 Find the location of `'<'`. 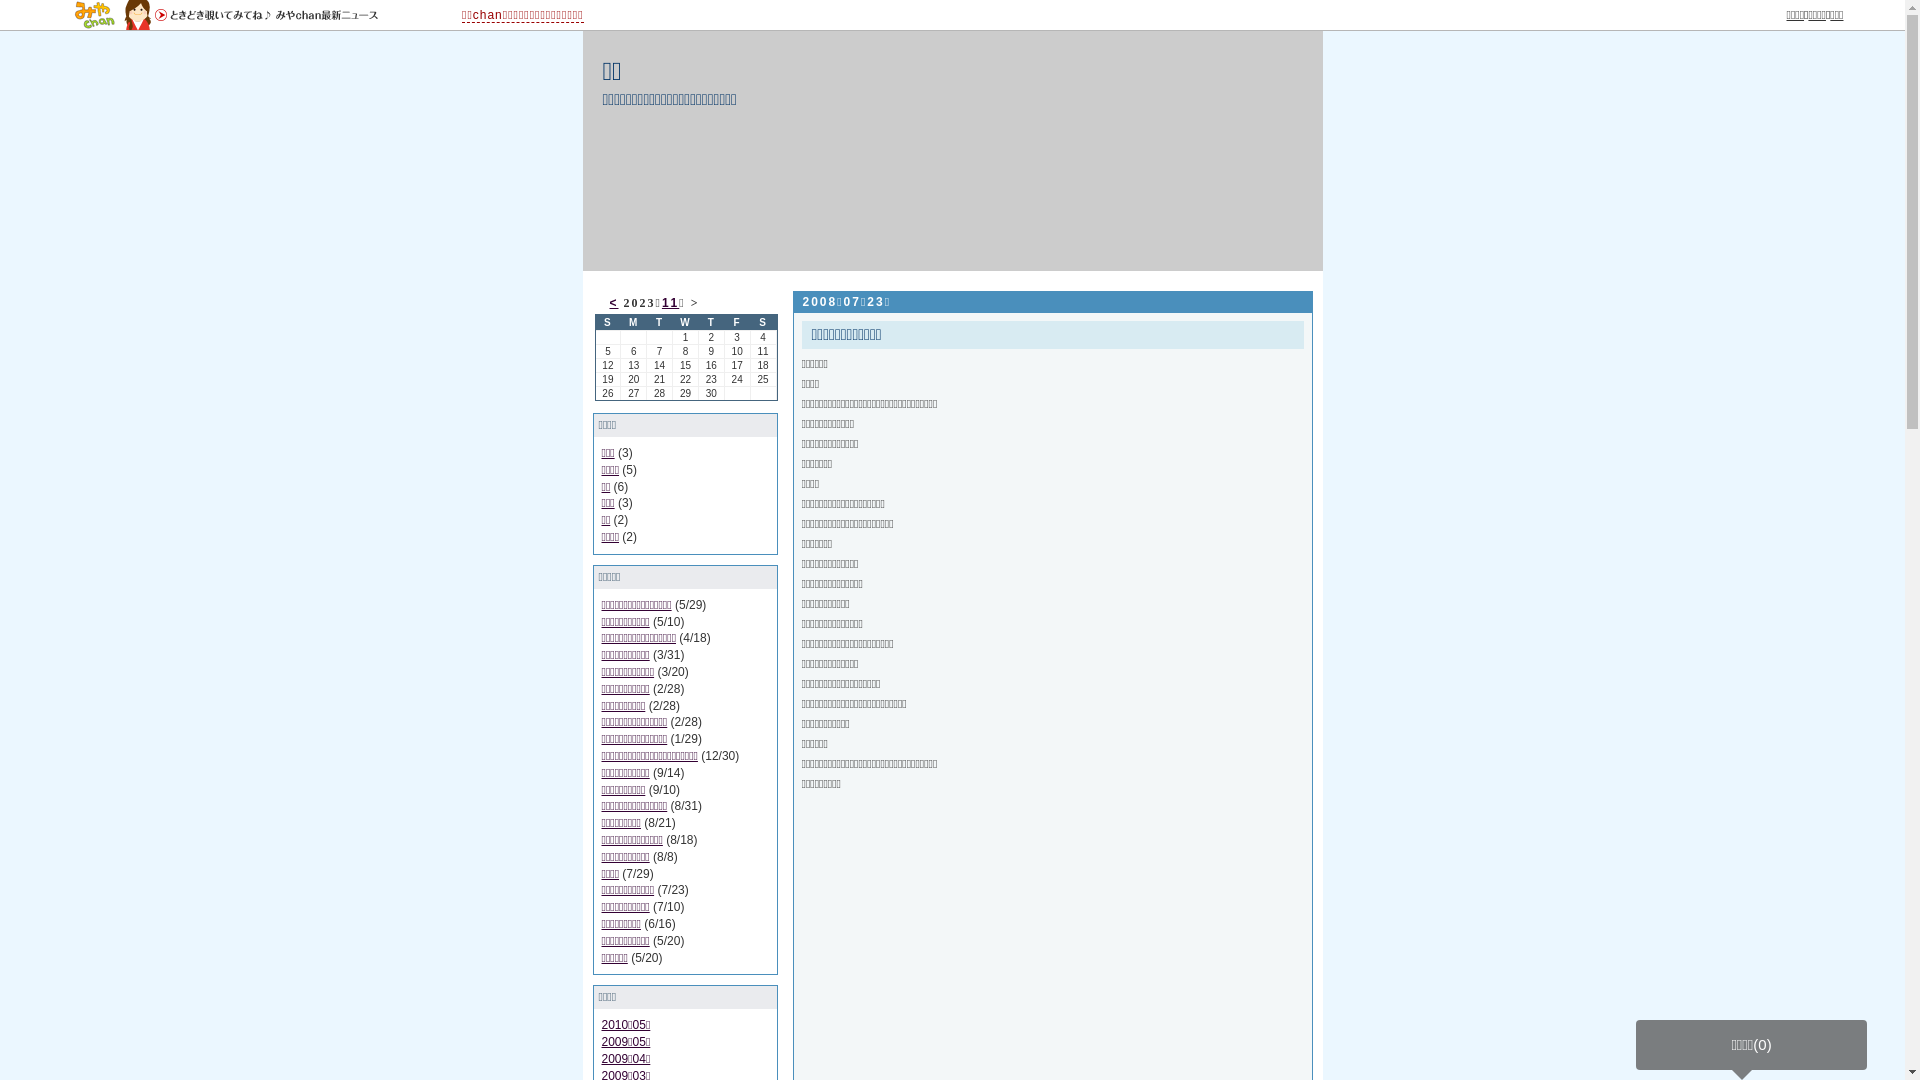

'<' is located at coordinates (608, 303).